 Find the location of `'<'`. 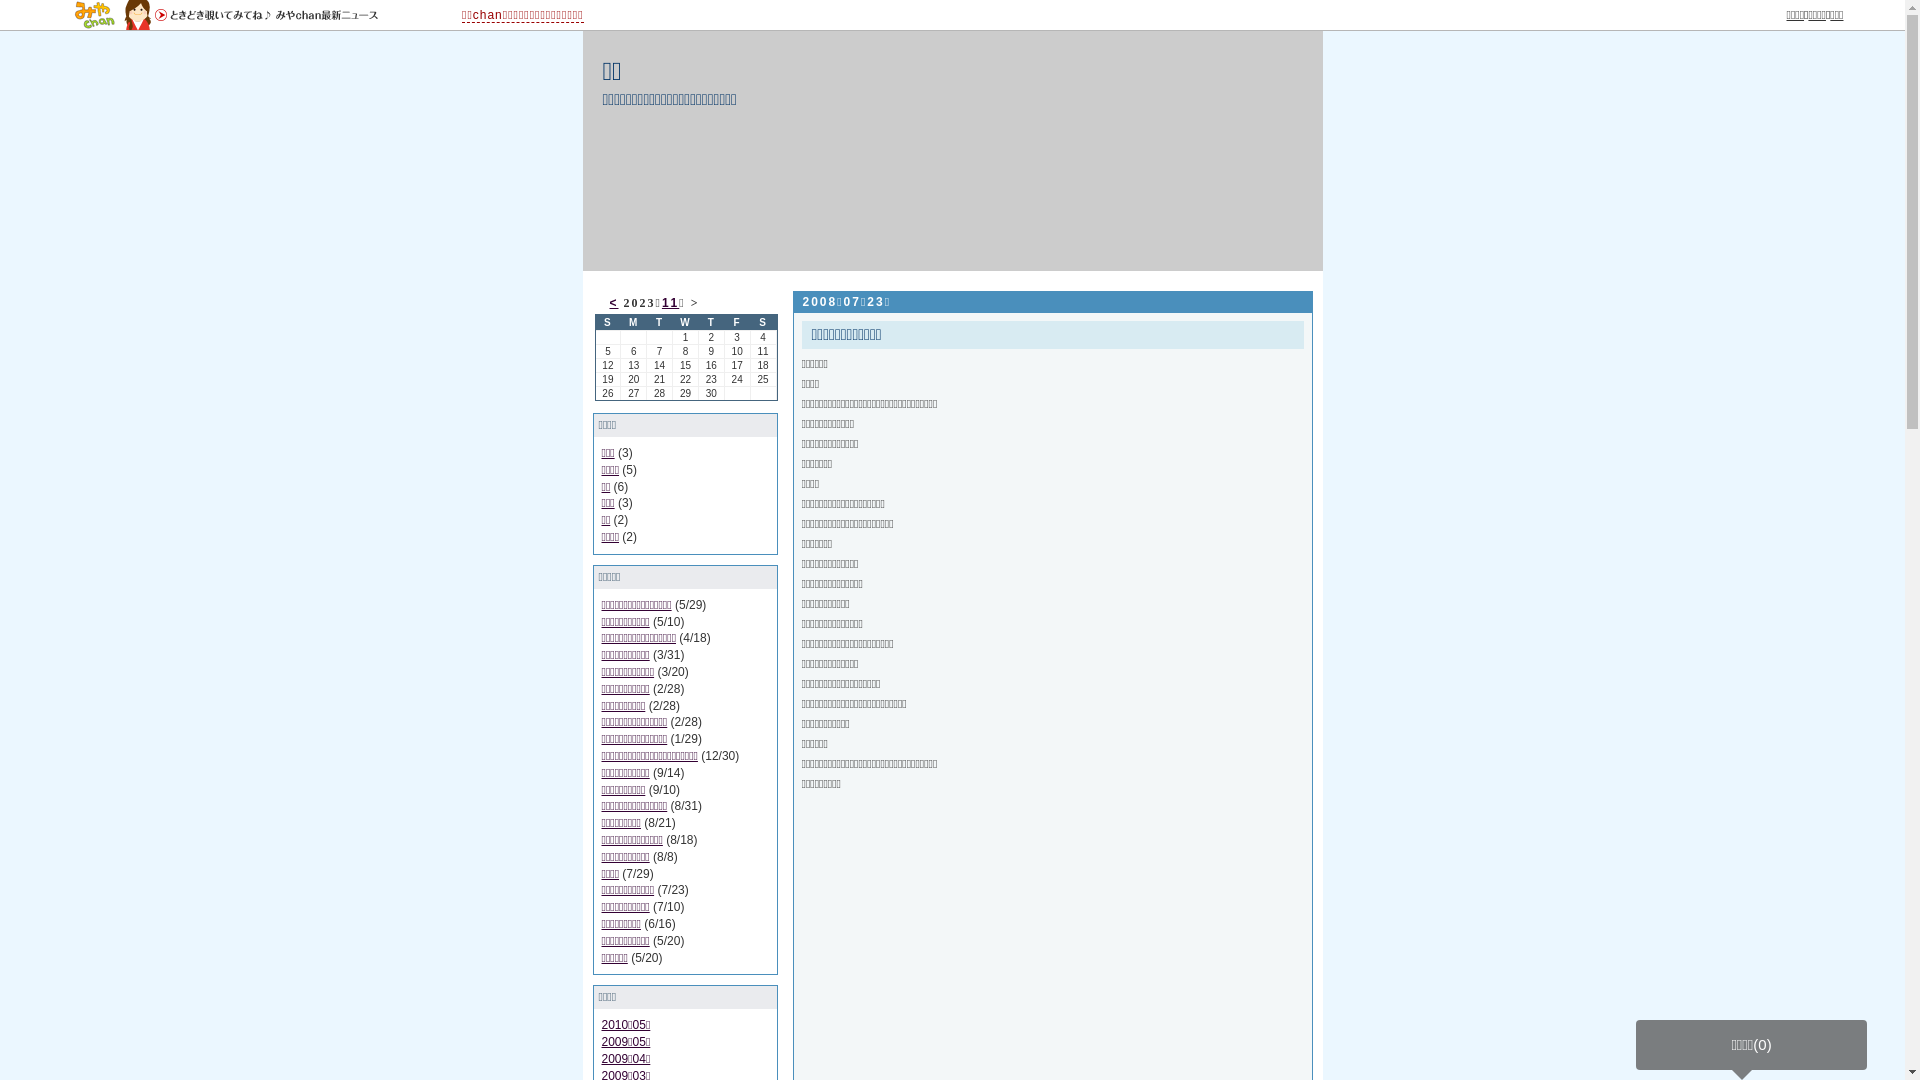

'<' is located at coordinates (608, 303).